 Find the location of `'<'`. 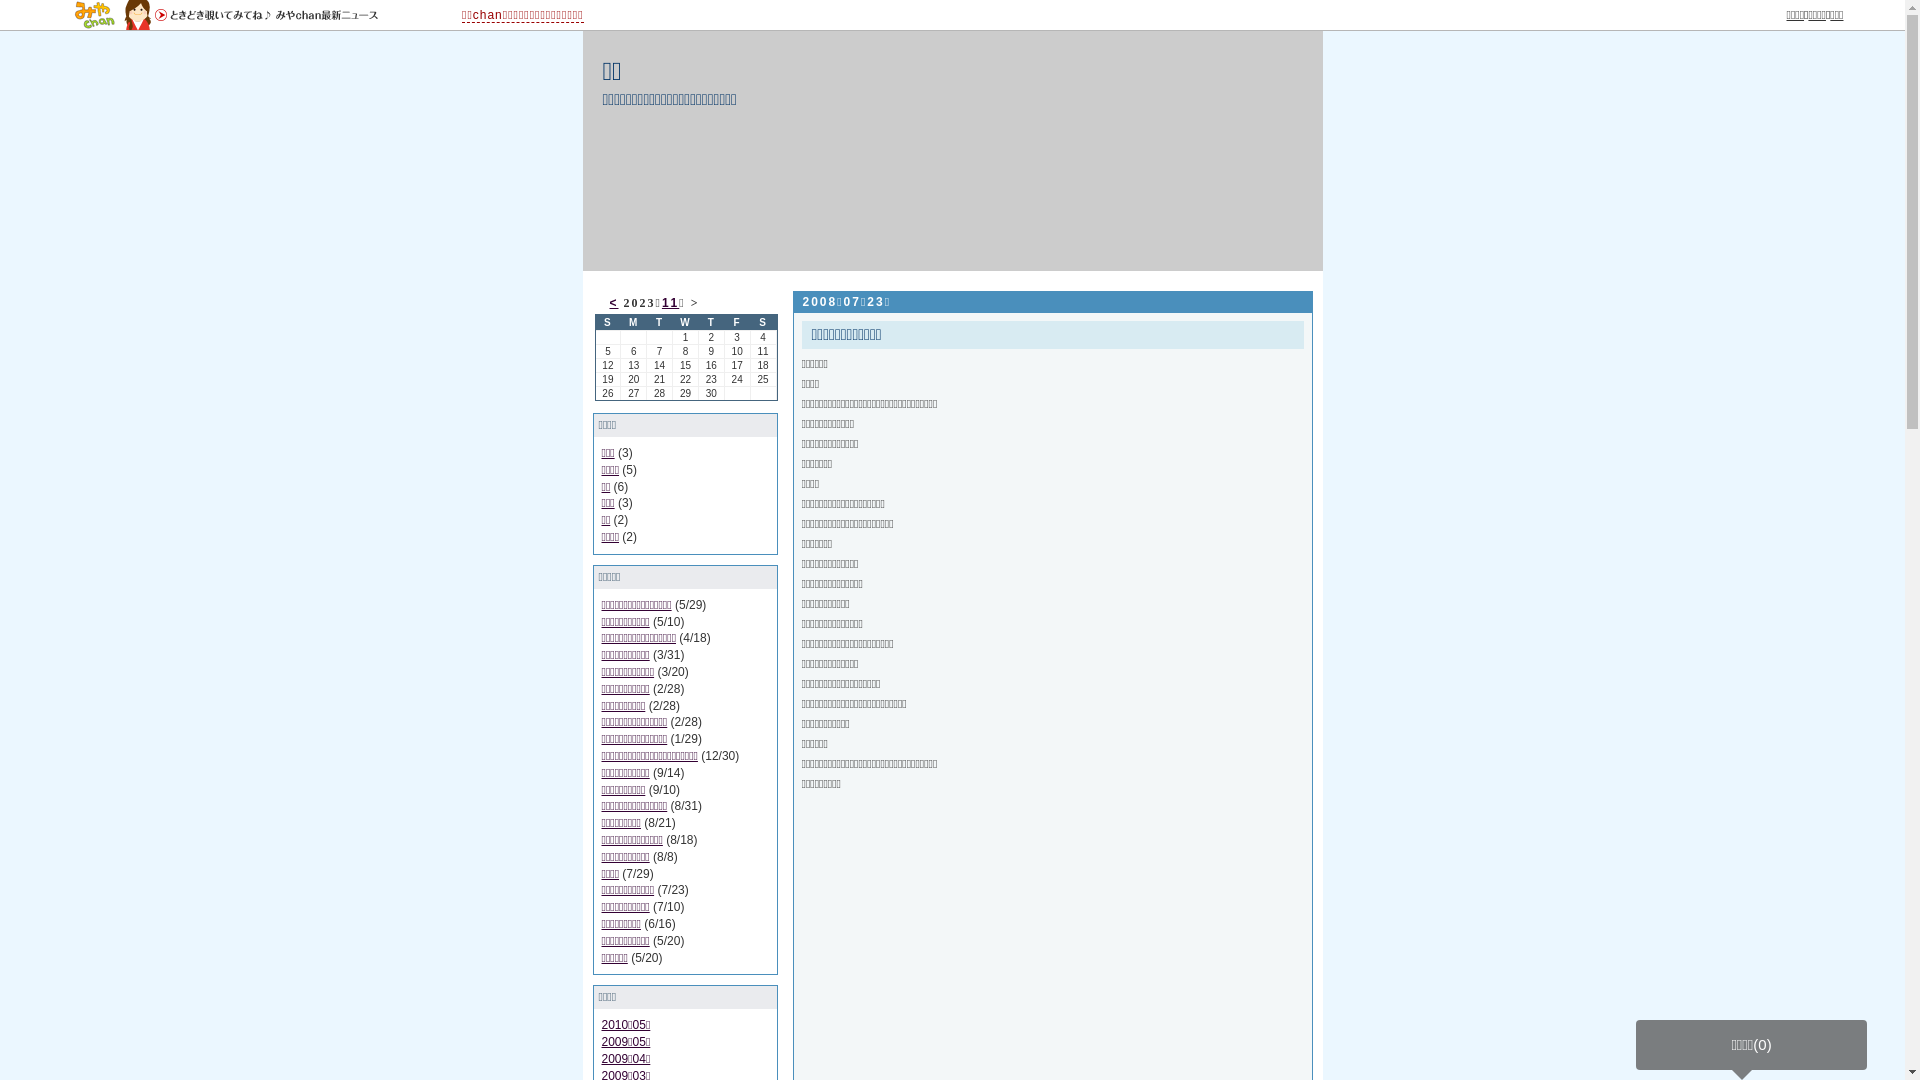

'<' is located at coordinates (608, 303).